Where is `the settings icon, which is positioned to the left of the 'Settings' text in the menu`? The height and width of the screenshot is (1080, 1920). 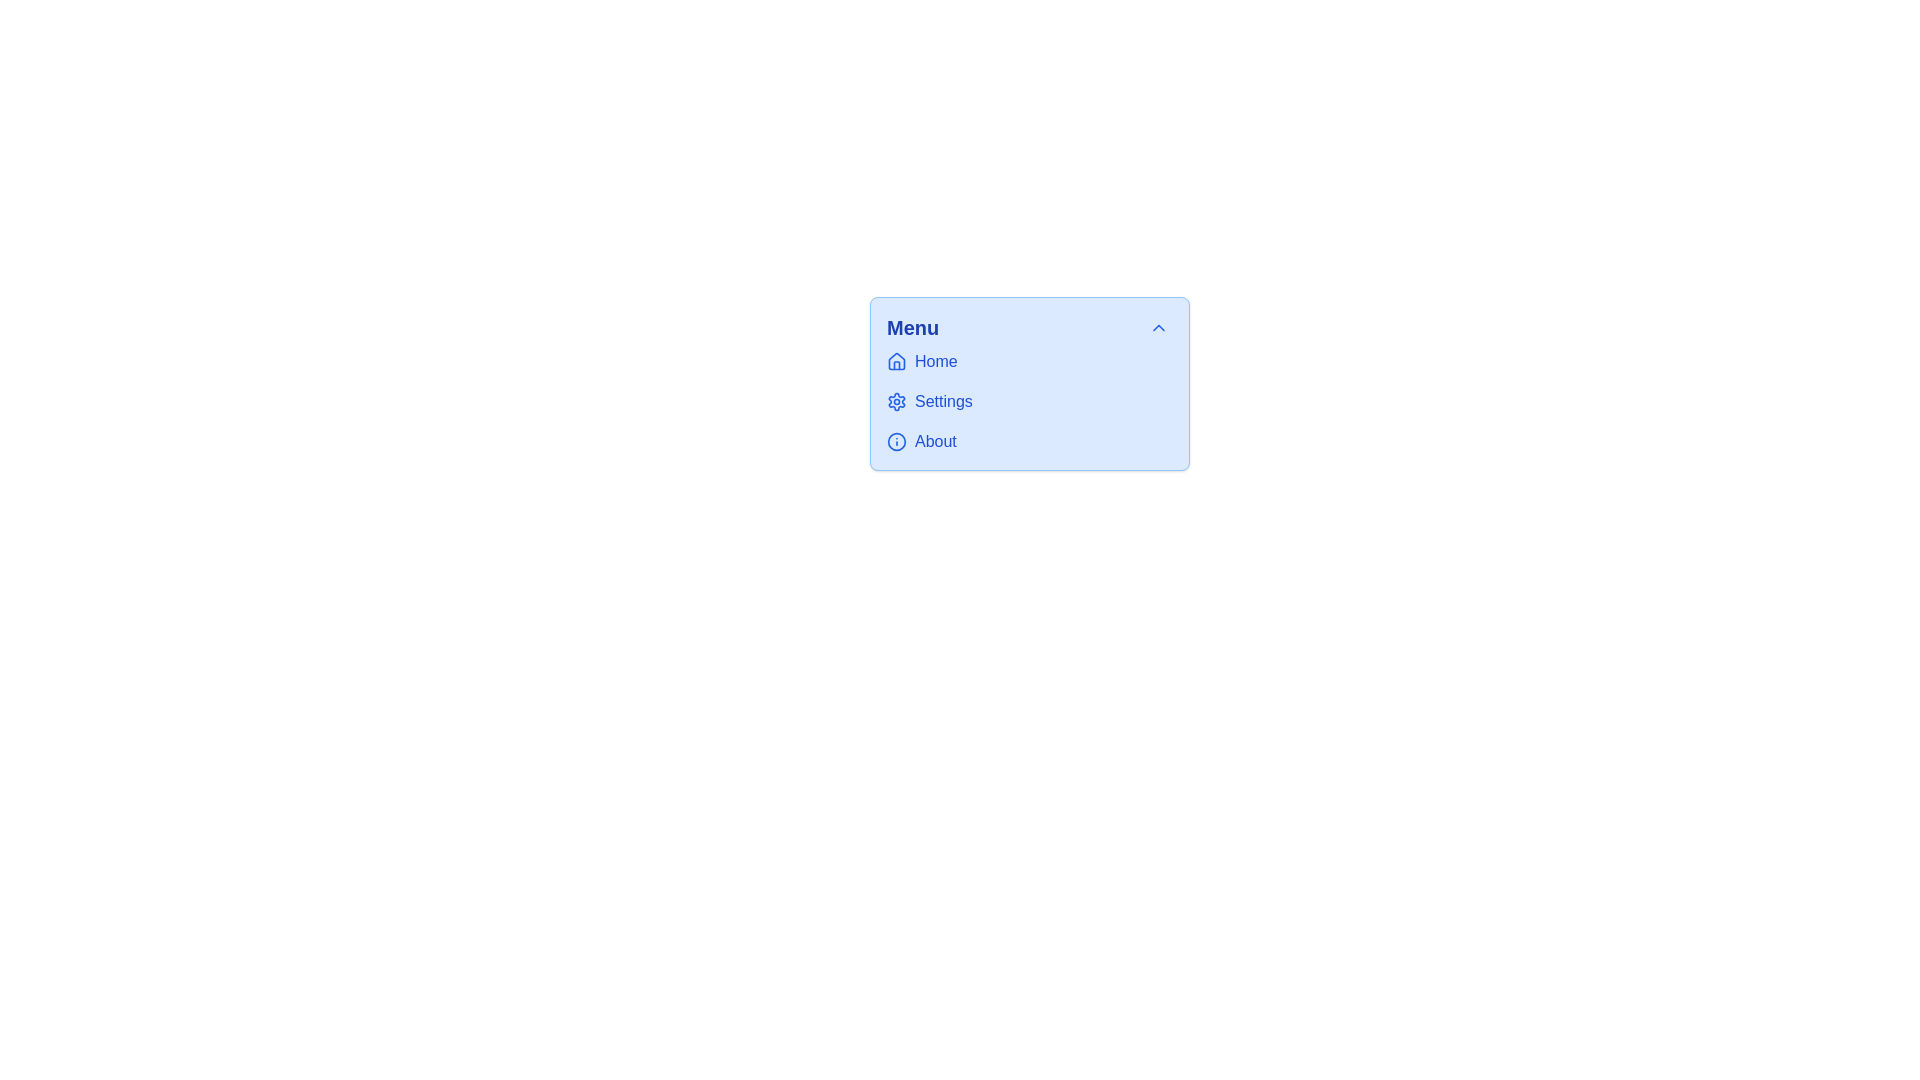 the settings icon, which is positioned to the left of the 'Settings' text in the menu is located at coordinates (896, 401).